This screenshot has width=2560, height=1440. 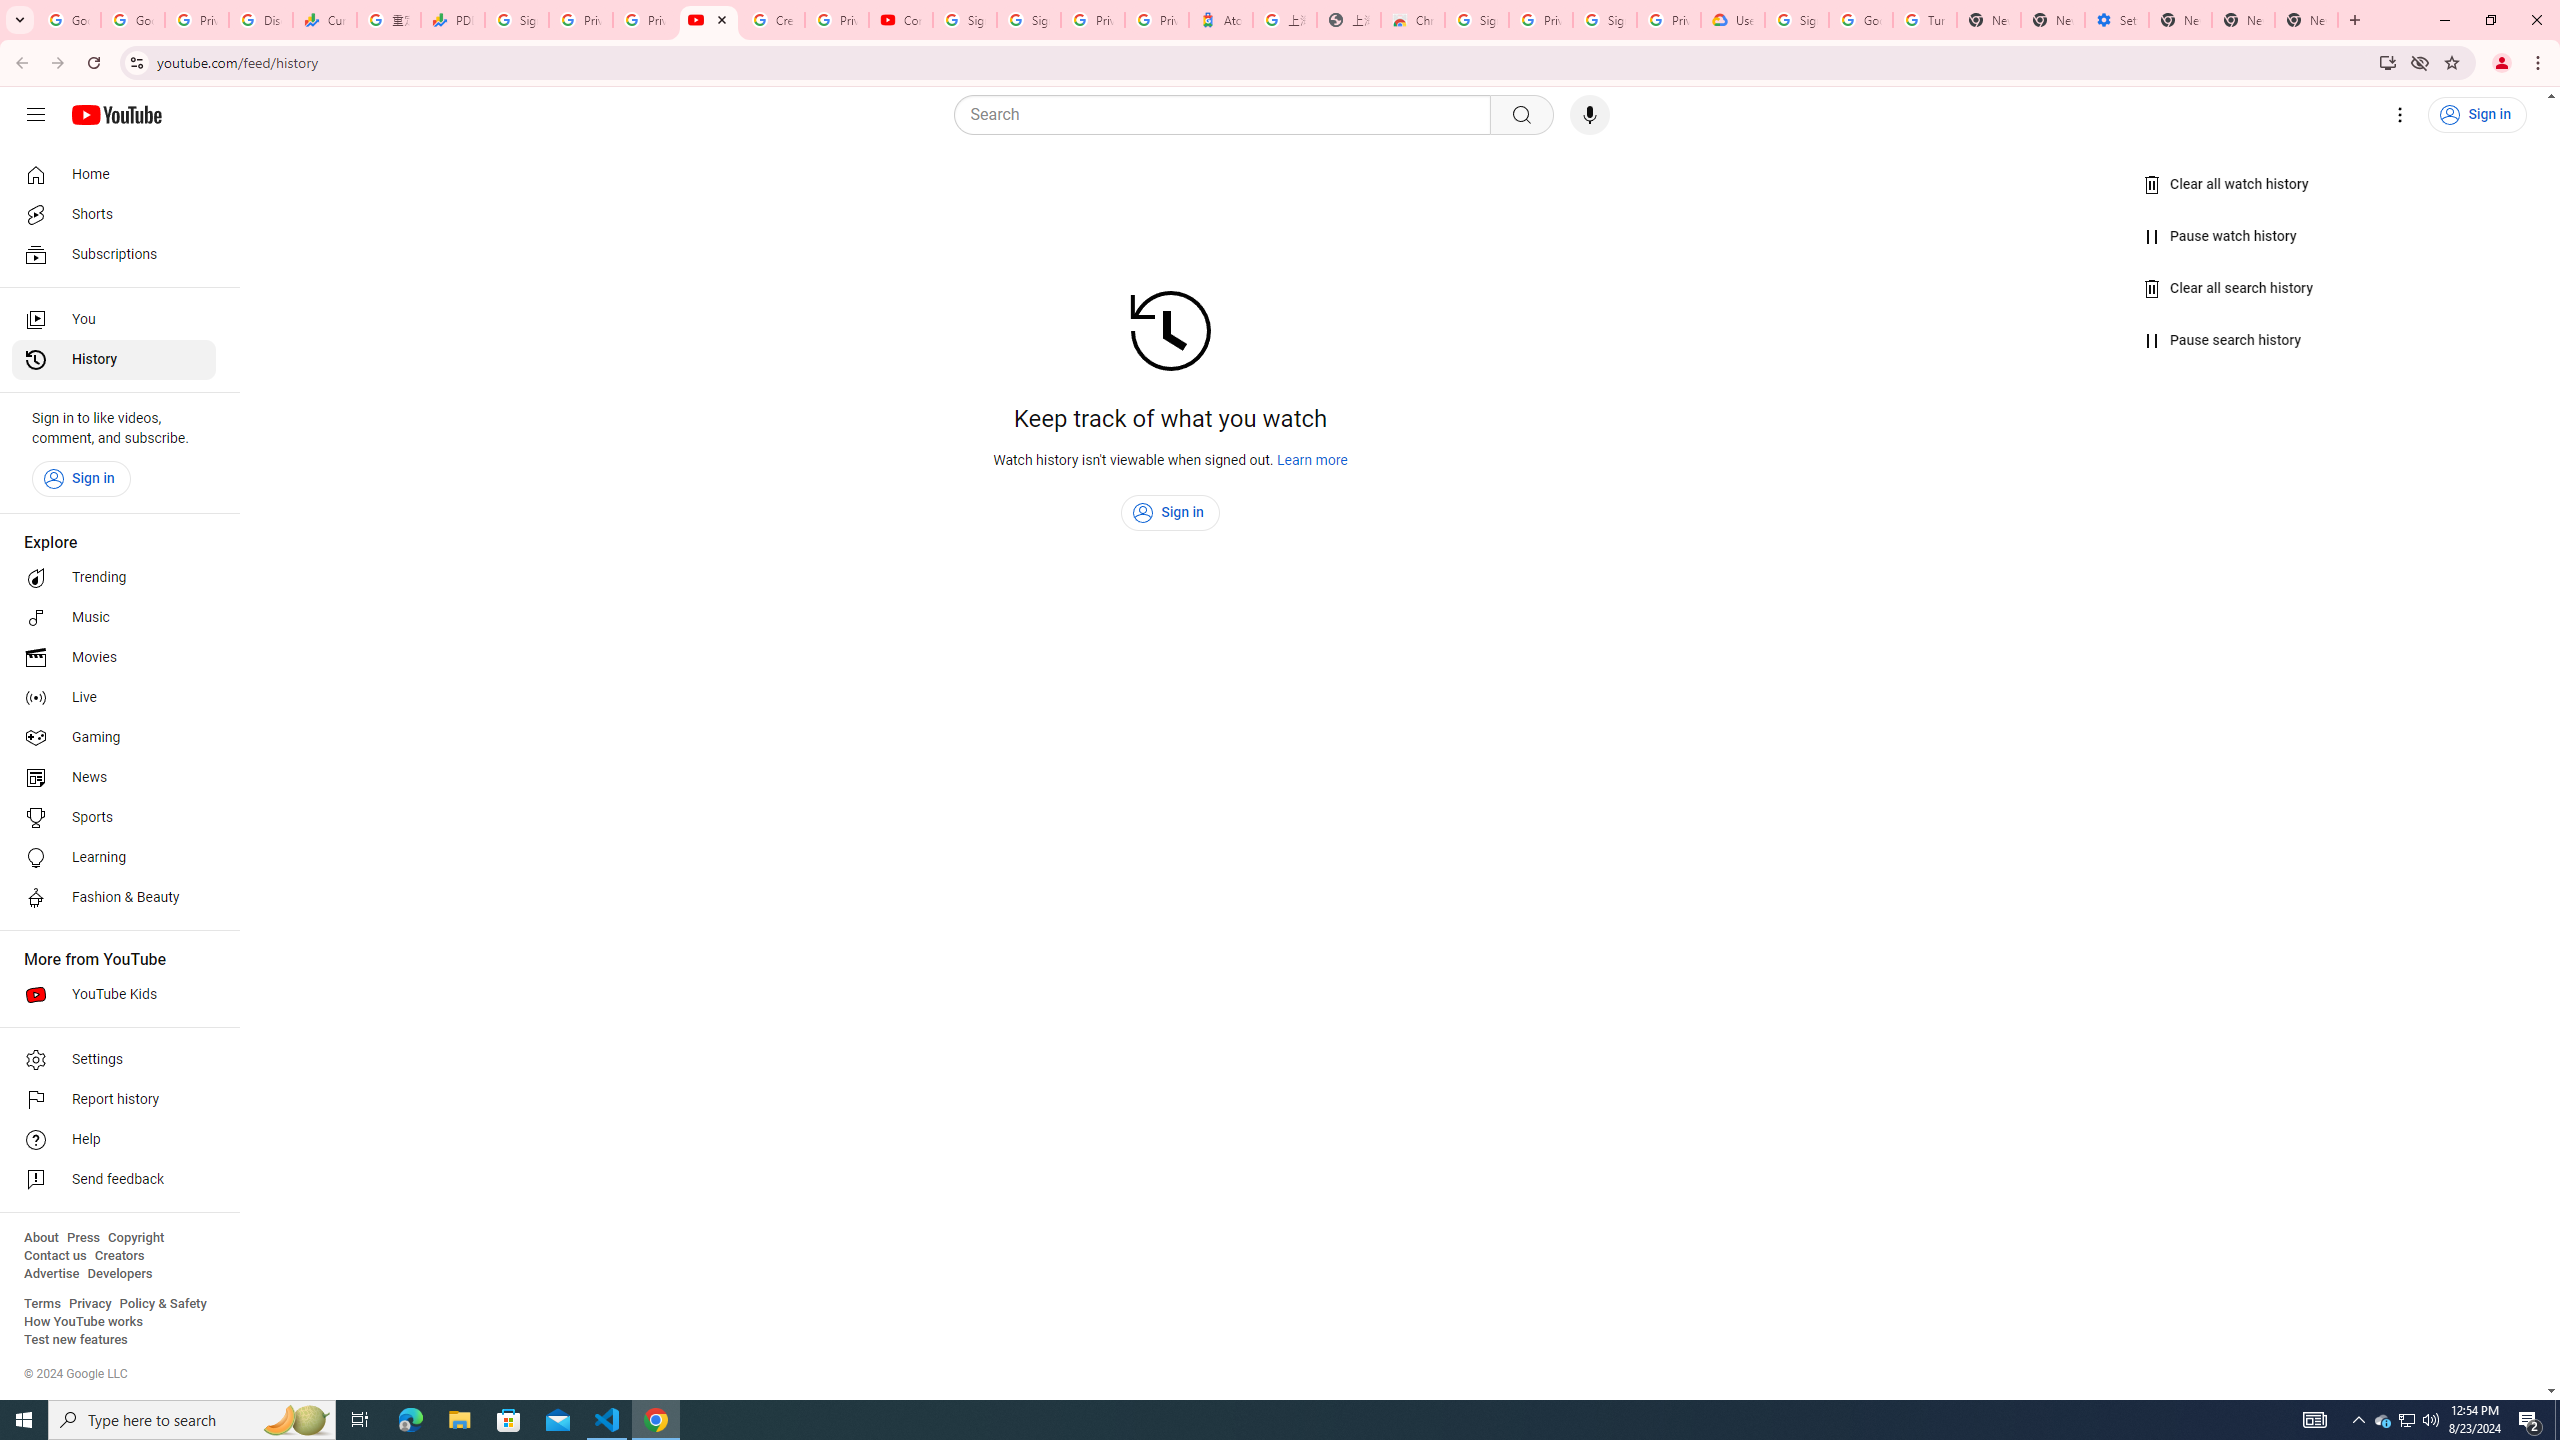 I want to click on 'Learning', so click(x=113, y=857).